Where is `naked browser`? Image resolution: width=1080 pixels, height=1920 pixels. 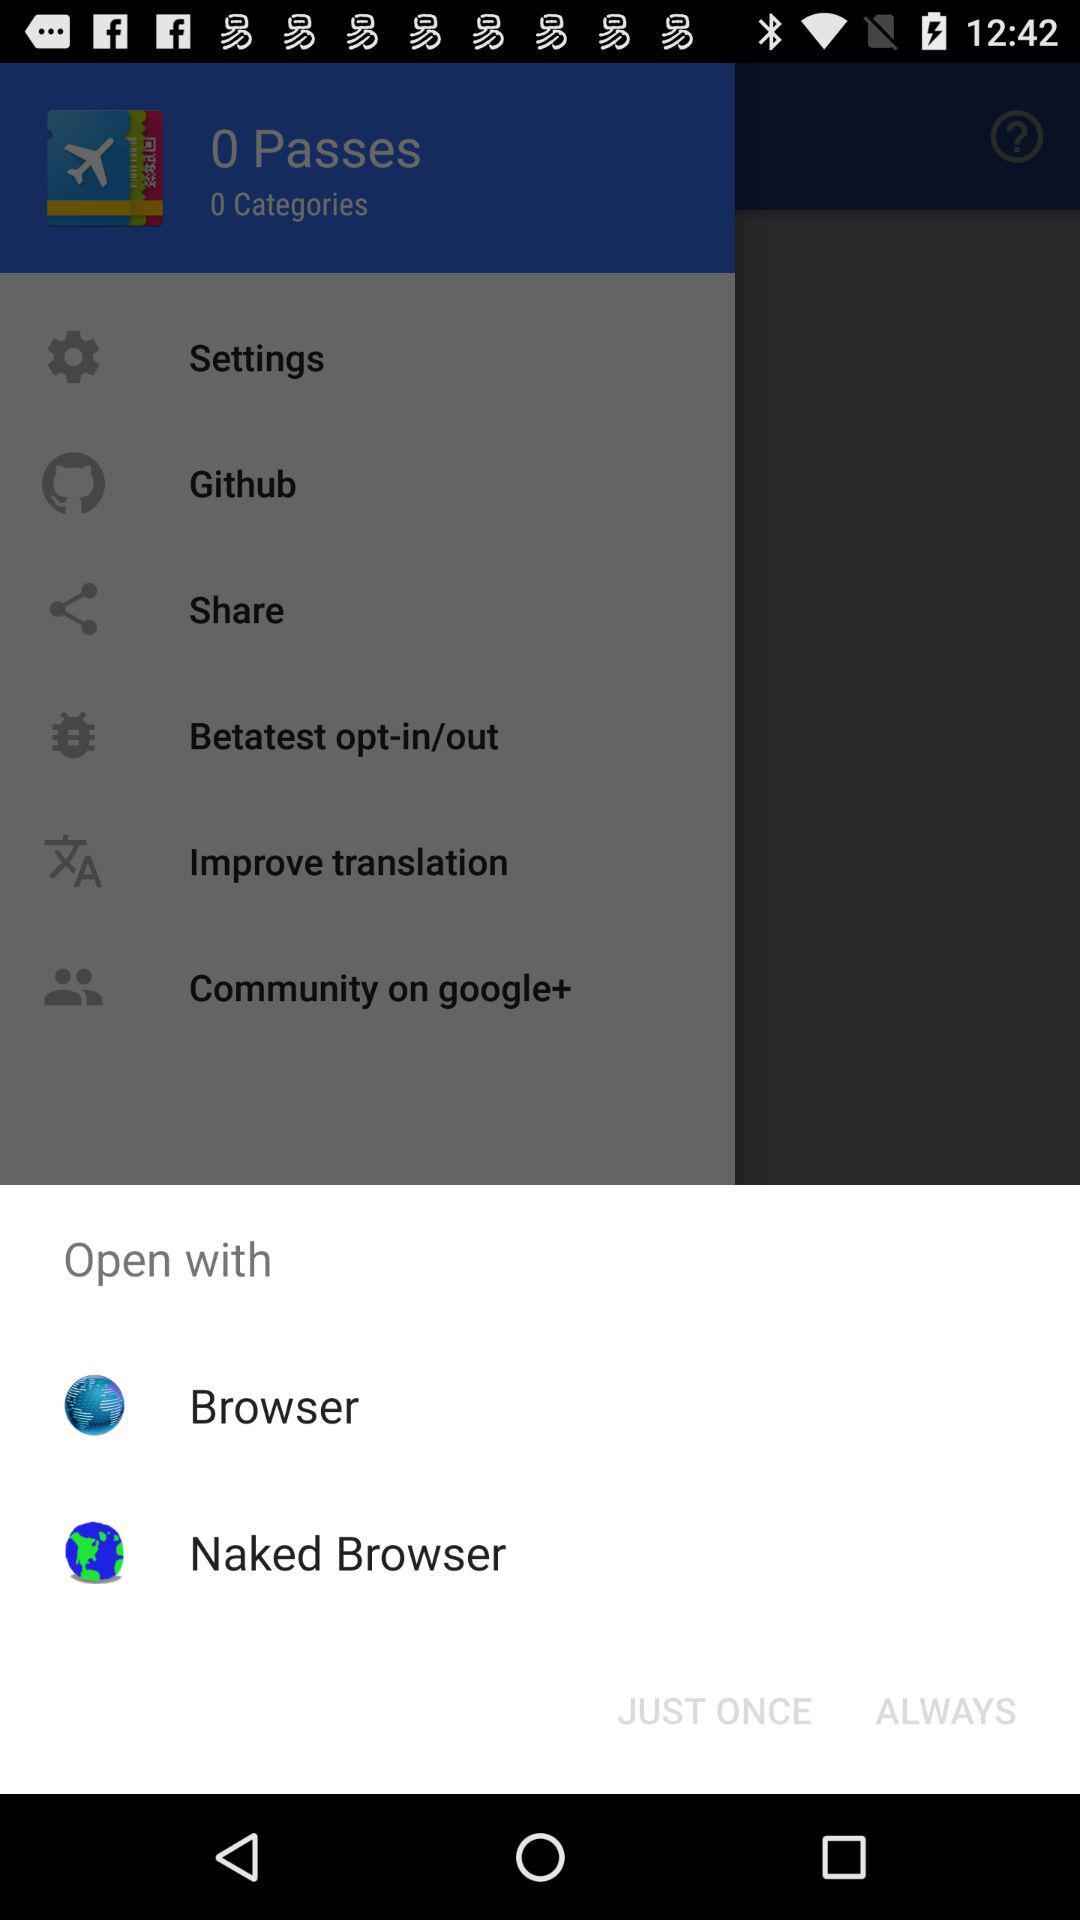
naked browser is located at coordinates (346, 1551).